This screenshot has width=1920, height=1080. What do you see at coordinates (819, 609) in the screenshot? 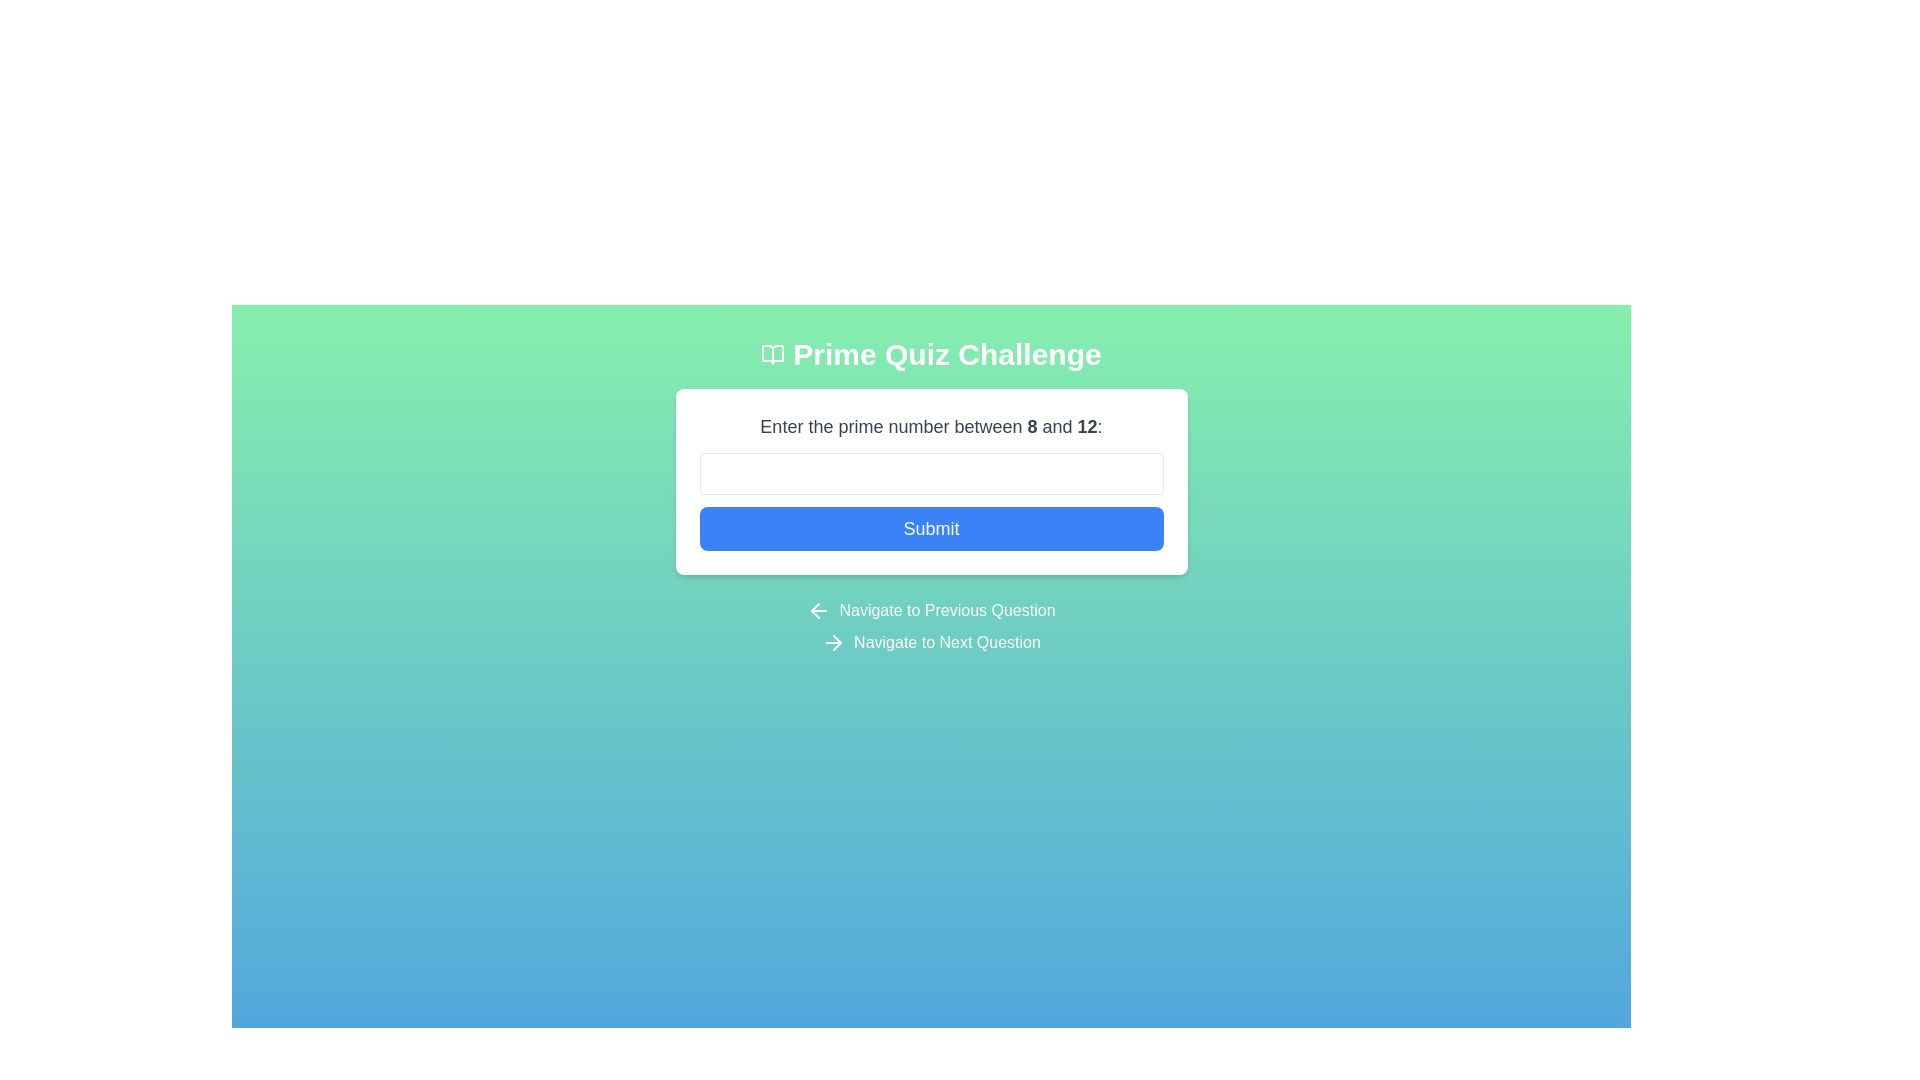
I see `the left arrow icon adjacent to the text 'Navigate to Previous Question'` at bounding box center [819, 609].